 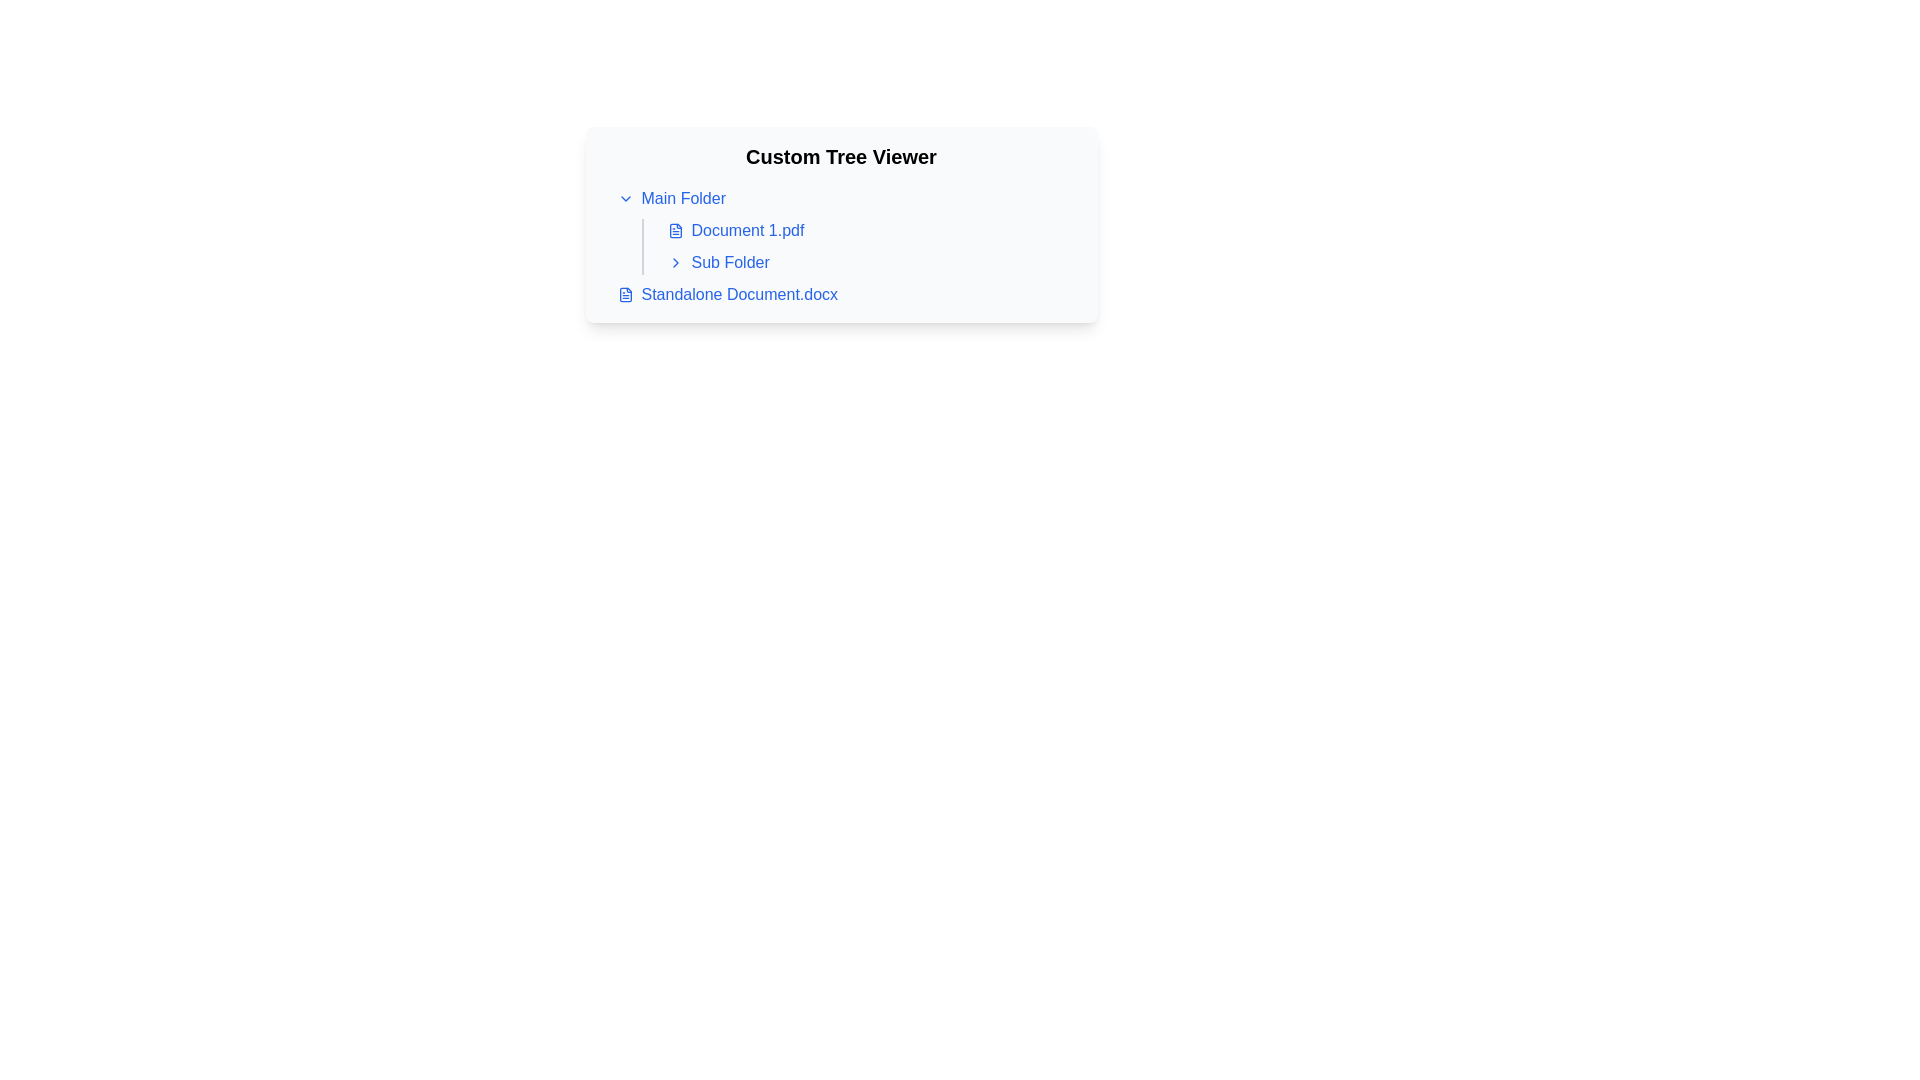 I want to click on the icon positioned before the text label 'Sub Folder', so click(x=675, y=261).